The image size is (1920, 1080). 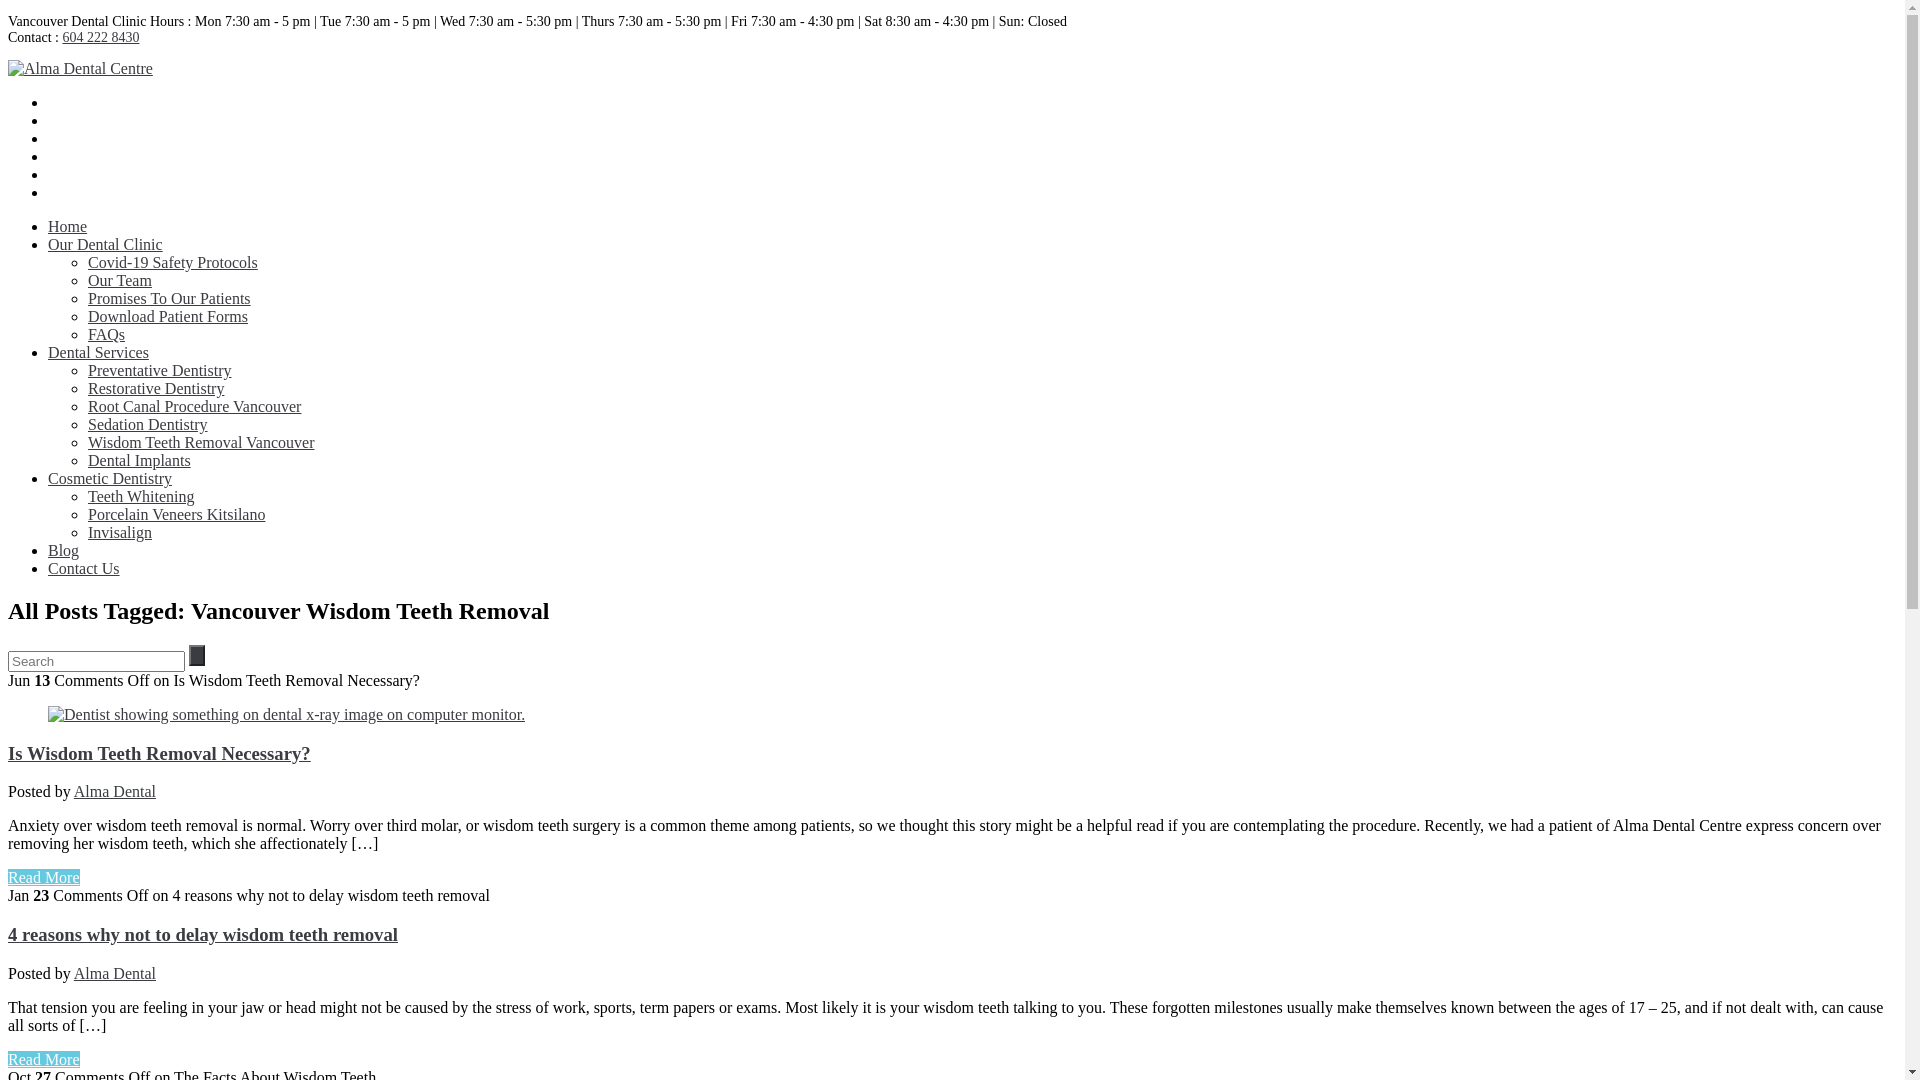 What do you see at coordinates (119, 280) in the screenshot?
I see `'Our Team'` at bounding box center [119, 280].